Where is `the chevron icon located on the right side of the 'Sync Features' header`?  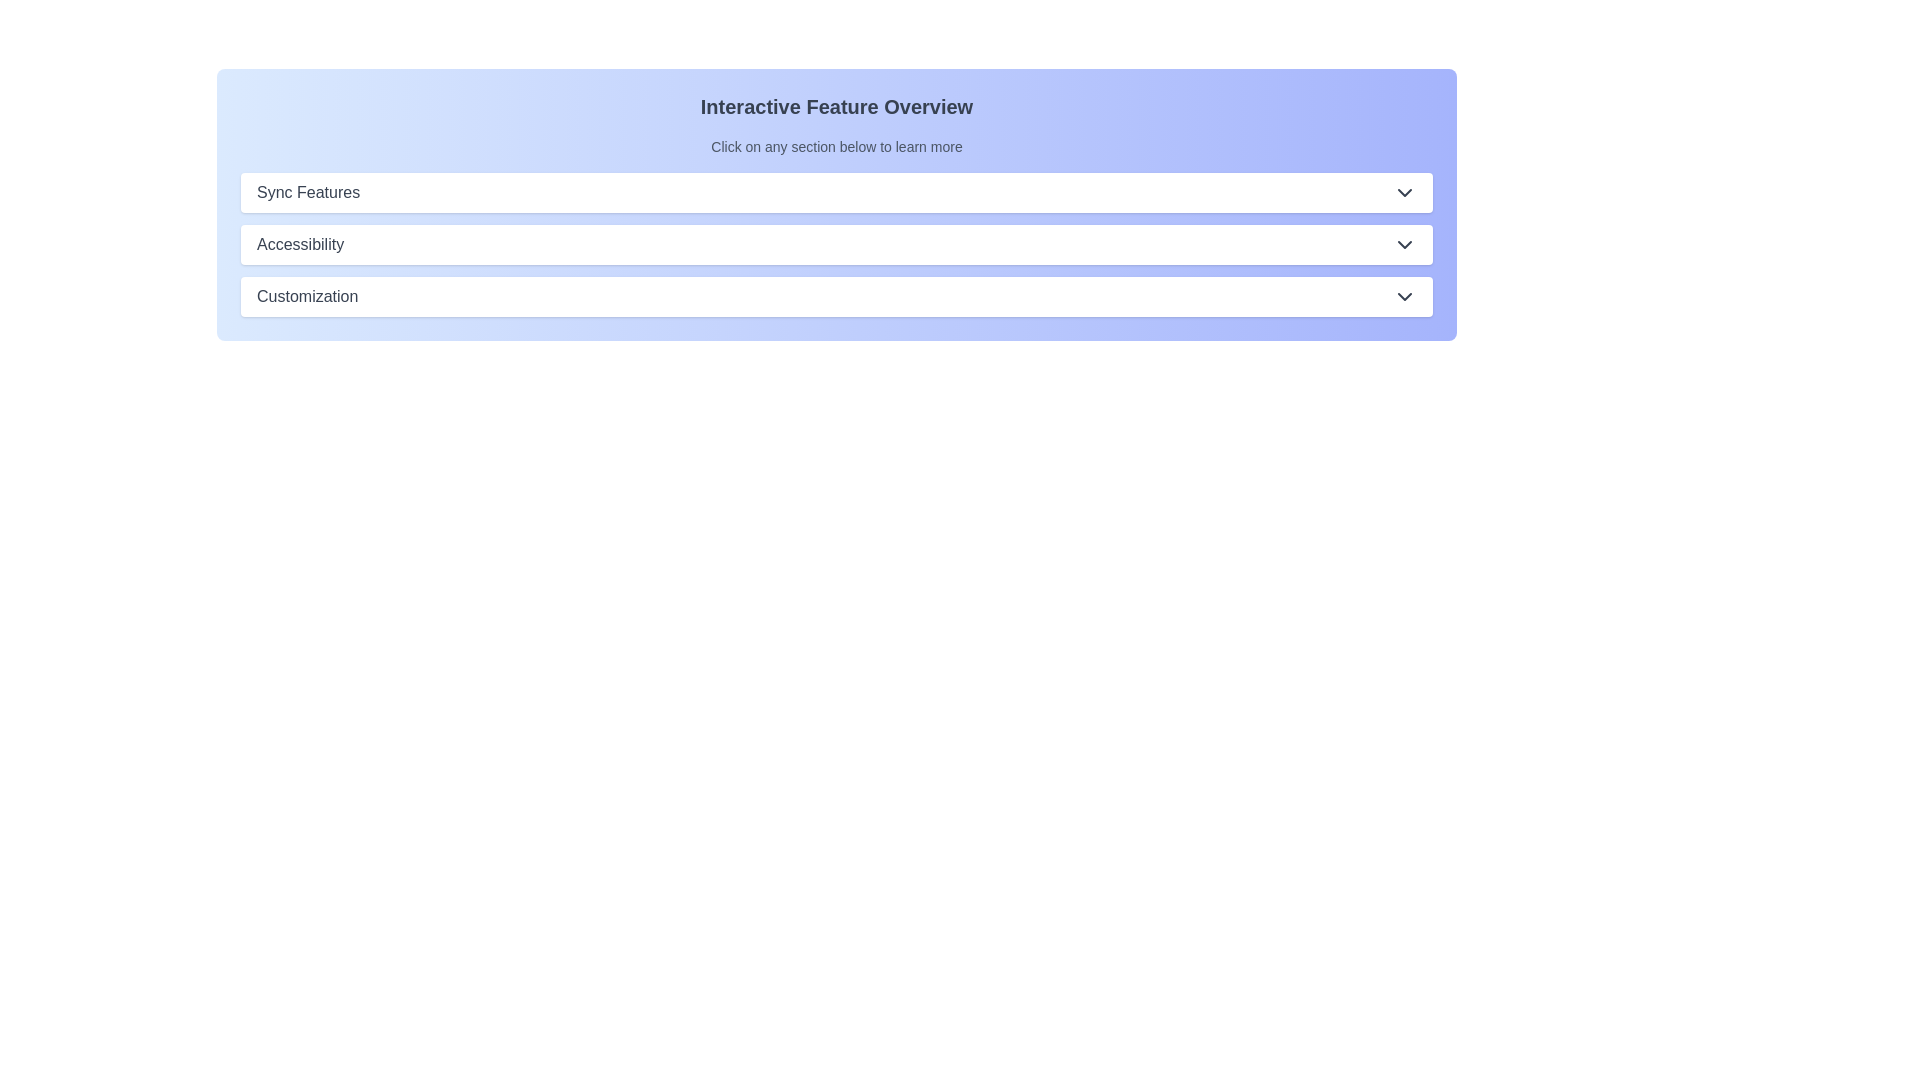 the chevron icon located on the right side of the 'Sync Features' header is located at coordinates (1404, 192).